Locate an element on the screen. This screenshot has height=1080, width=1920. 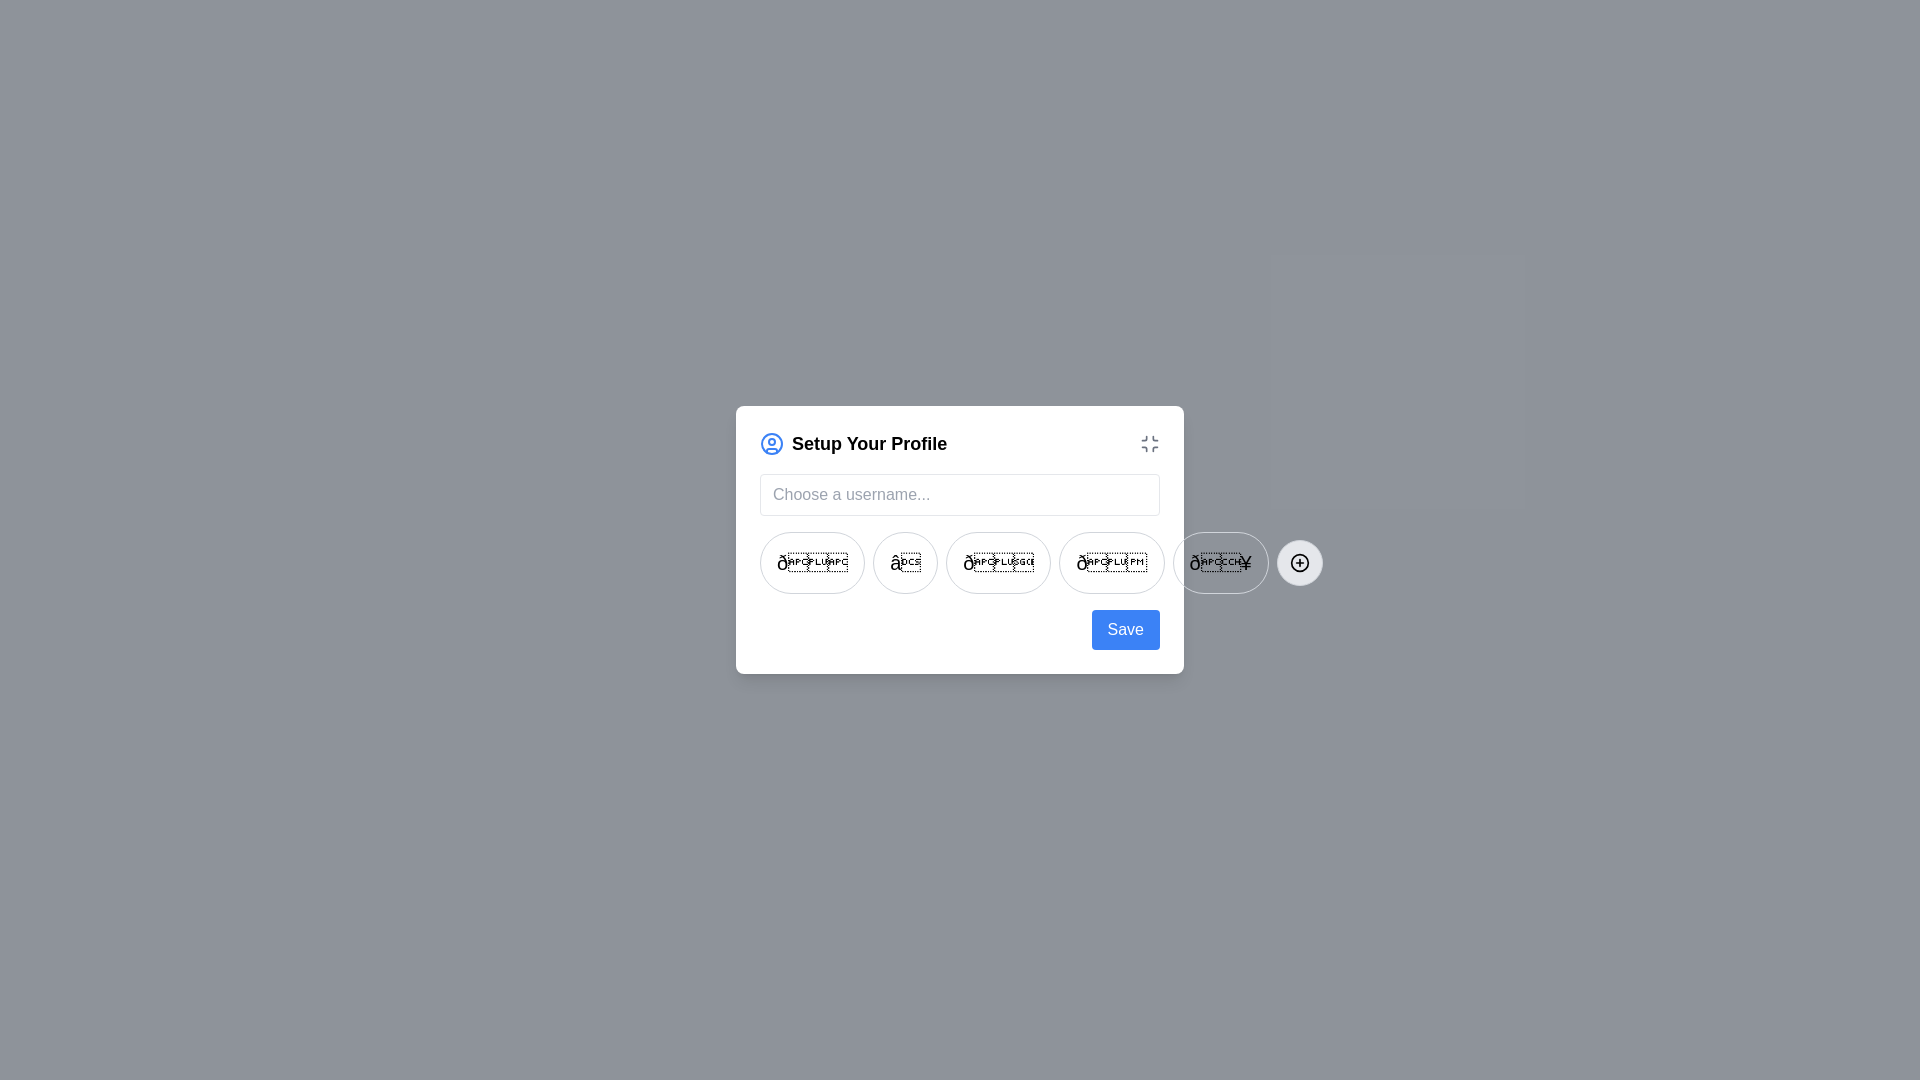
the close button located at the top-right corner of the 'Setup Your Profile' modal dialog to change its appearance is located at coordinates (1150, 442).